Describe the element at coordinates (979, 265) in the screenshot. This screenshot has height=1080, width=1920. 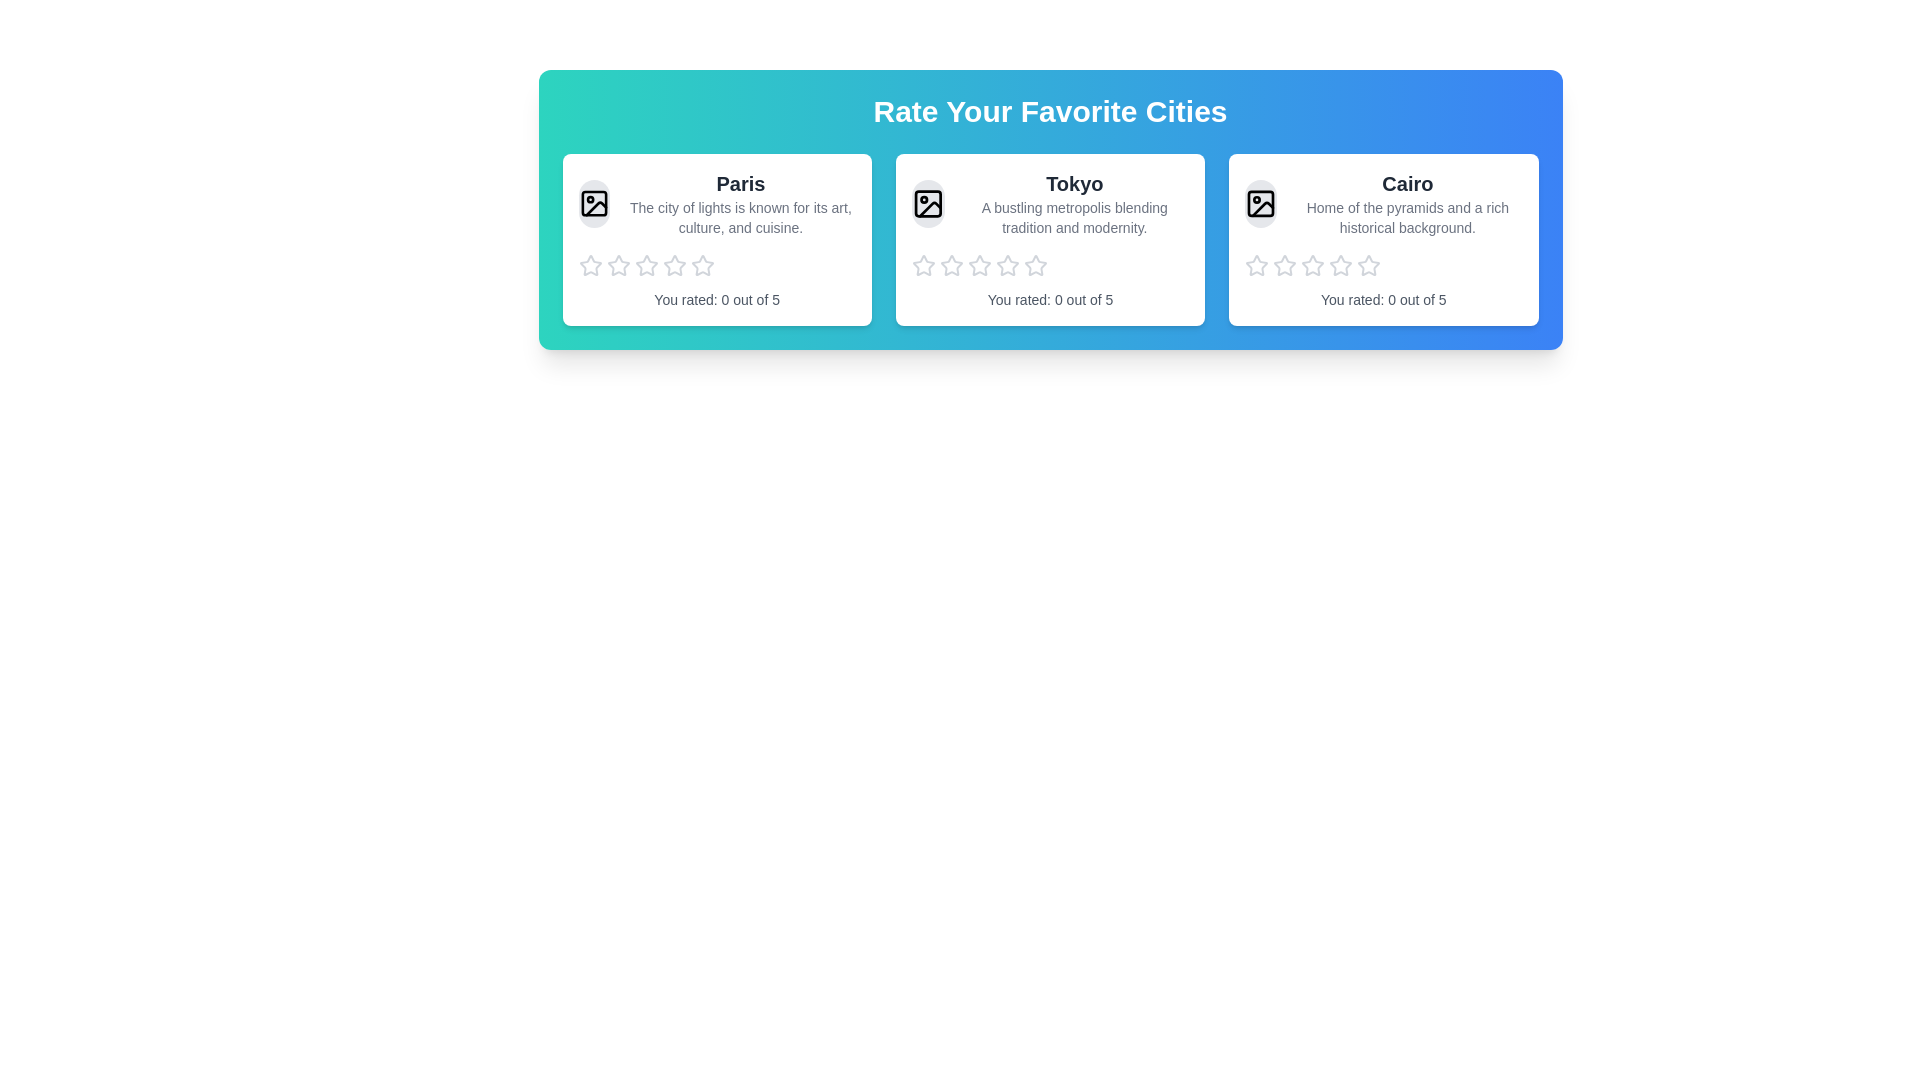
I see `the third star icon in the rating system under the 'Tokyo' panel to rate it` at that location.